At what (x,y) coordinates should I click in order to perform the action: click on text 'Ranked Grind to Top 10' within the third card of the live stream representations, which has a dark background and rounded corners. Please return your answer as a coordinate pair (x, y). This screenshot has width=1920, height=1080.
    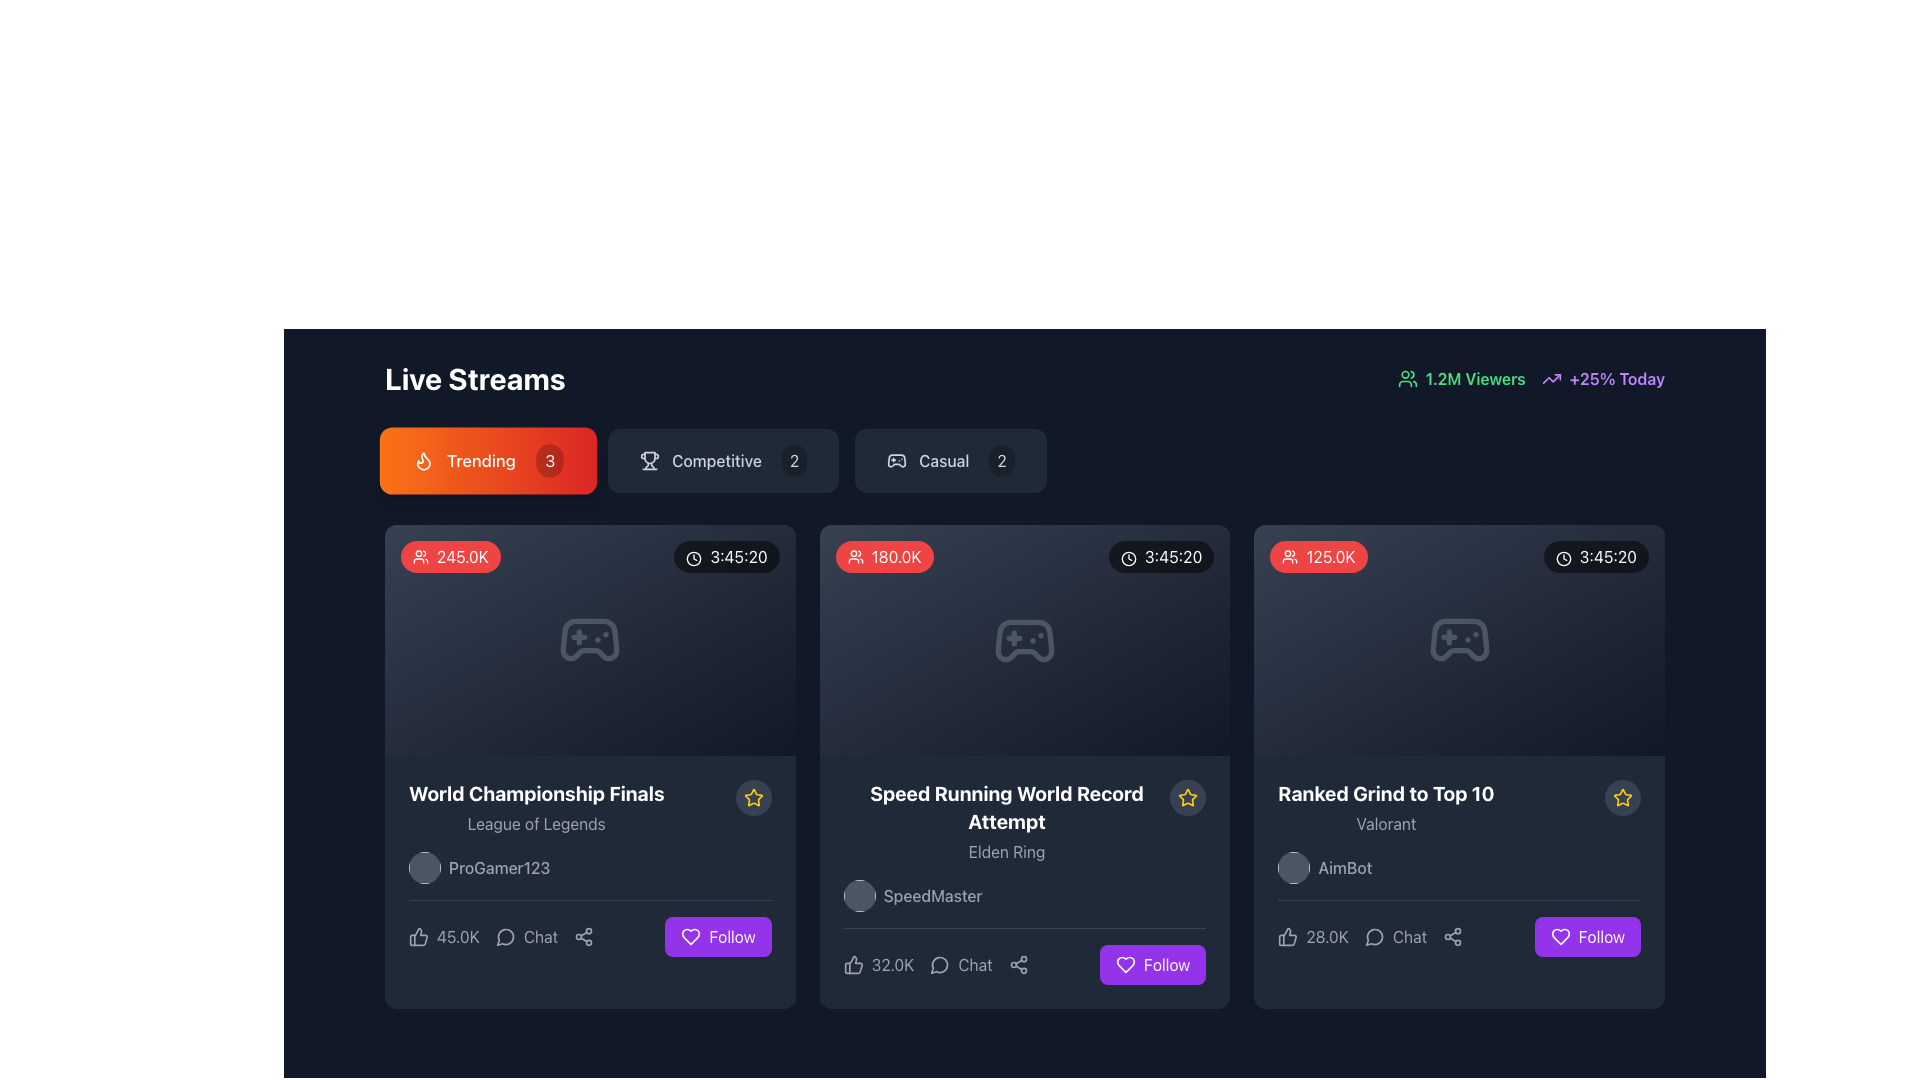
    Looking at the image, I should click on (1385, 806).